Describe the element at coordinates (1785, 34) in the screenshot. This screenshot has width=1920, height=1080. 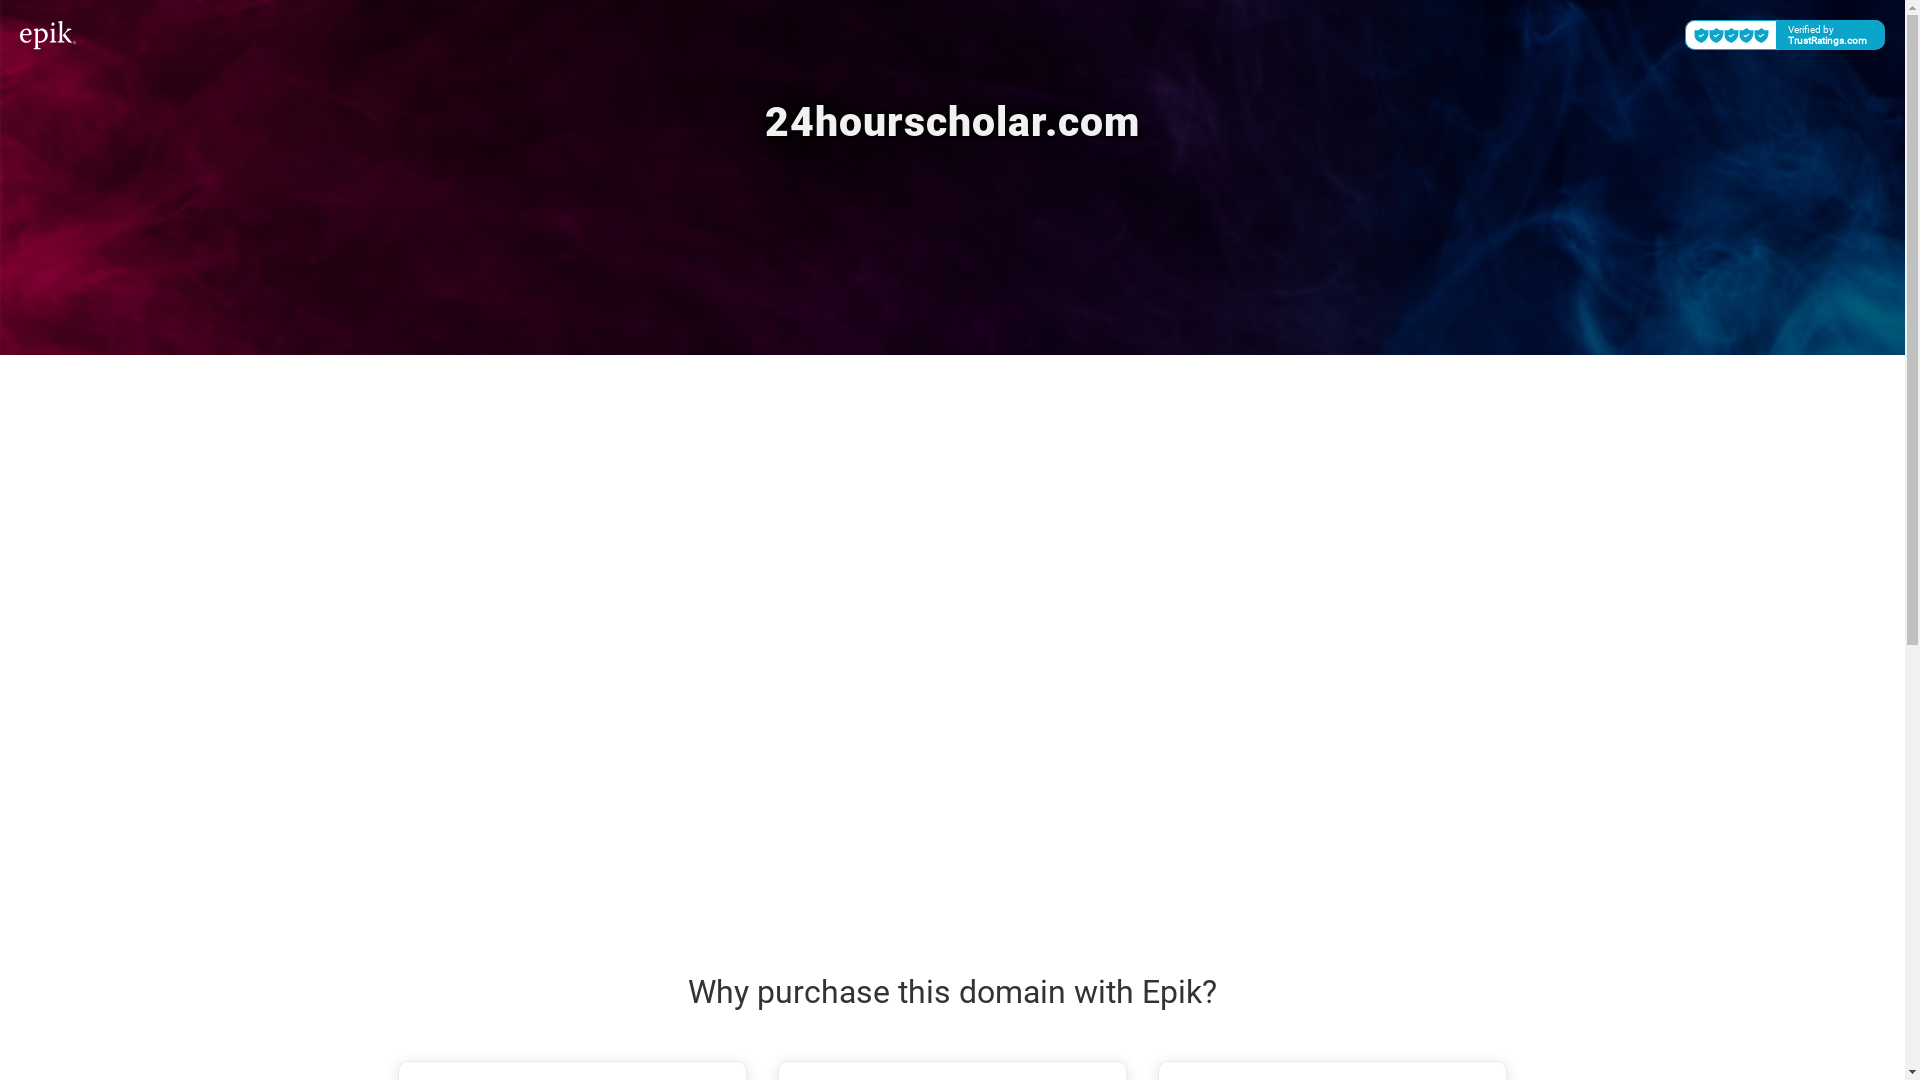
I see `'Verified by TrustRatings.com'` at that location.